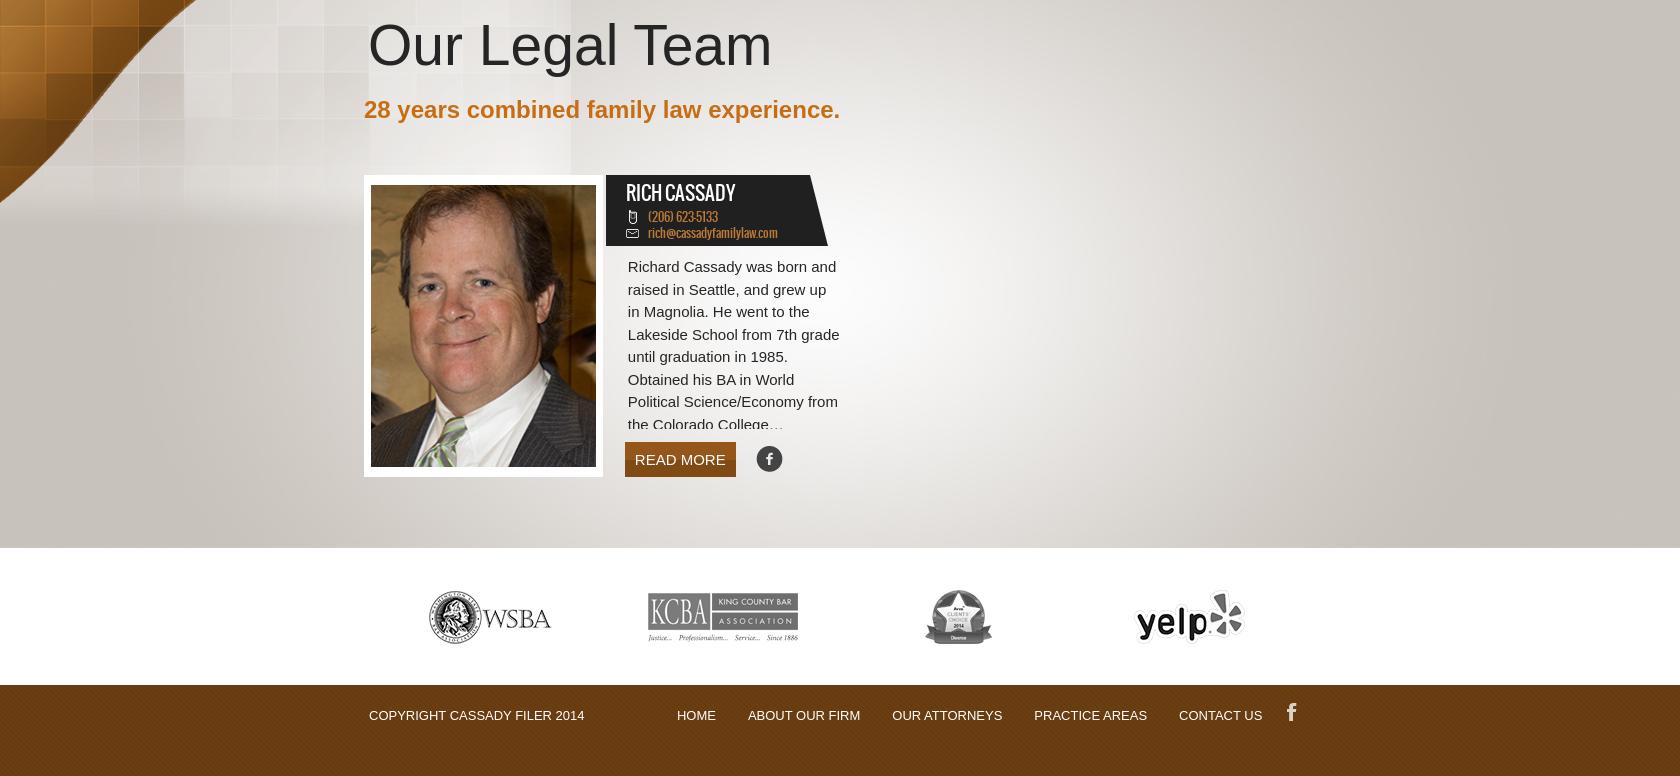 The width and height of the screenshot is (1680, 776). What do you see at coordinates (679, 458) in the screenshot?
I see `'Read more'` at bounding box center [679, 458].